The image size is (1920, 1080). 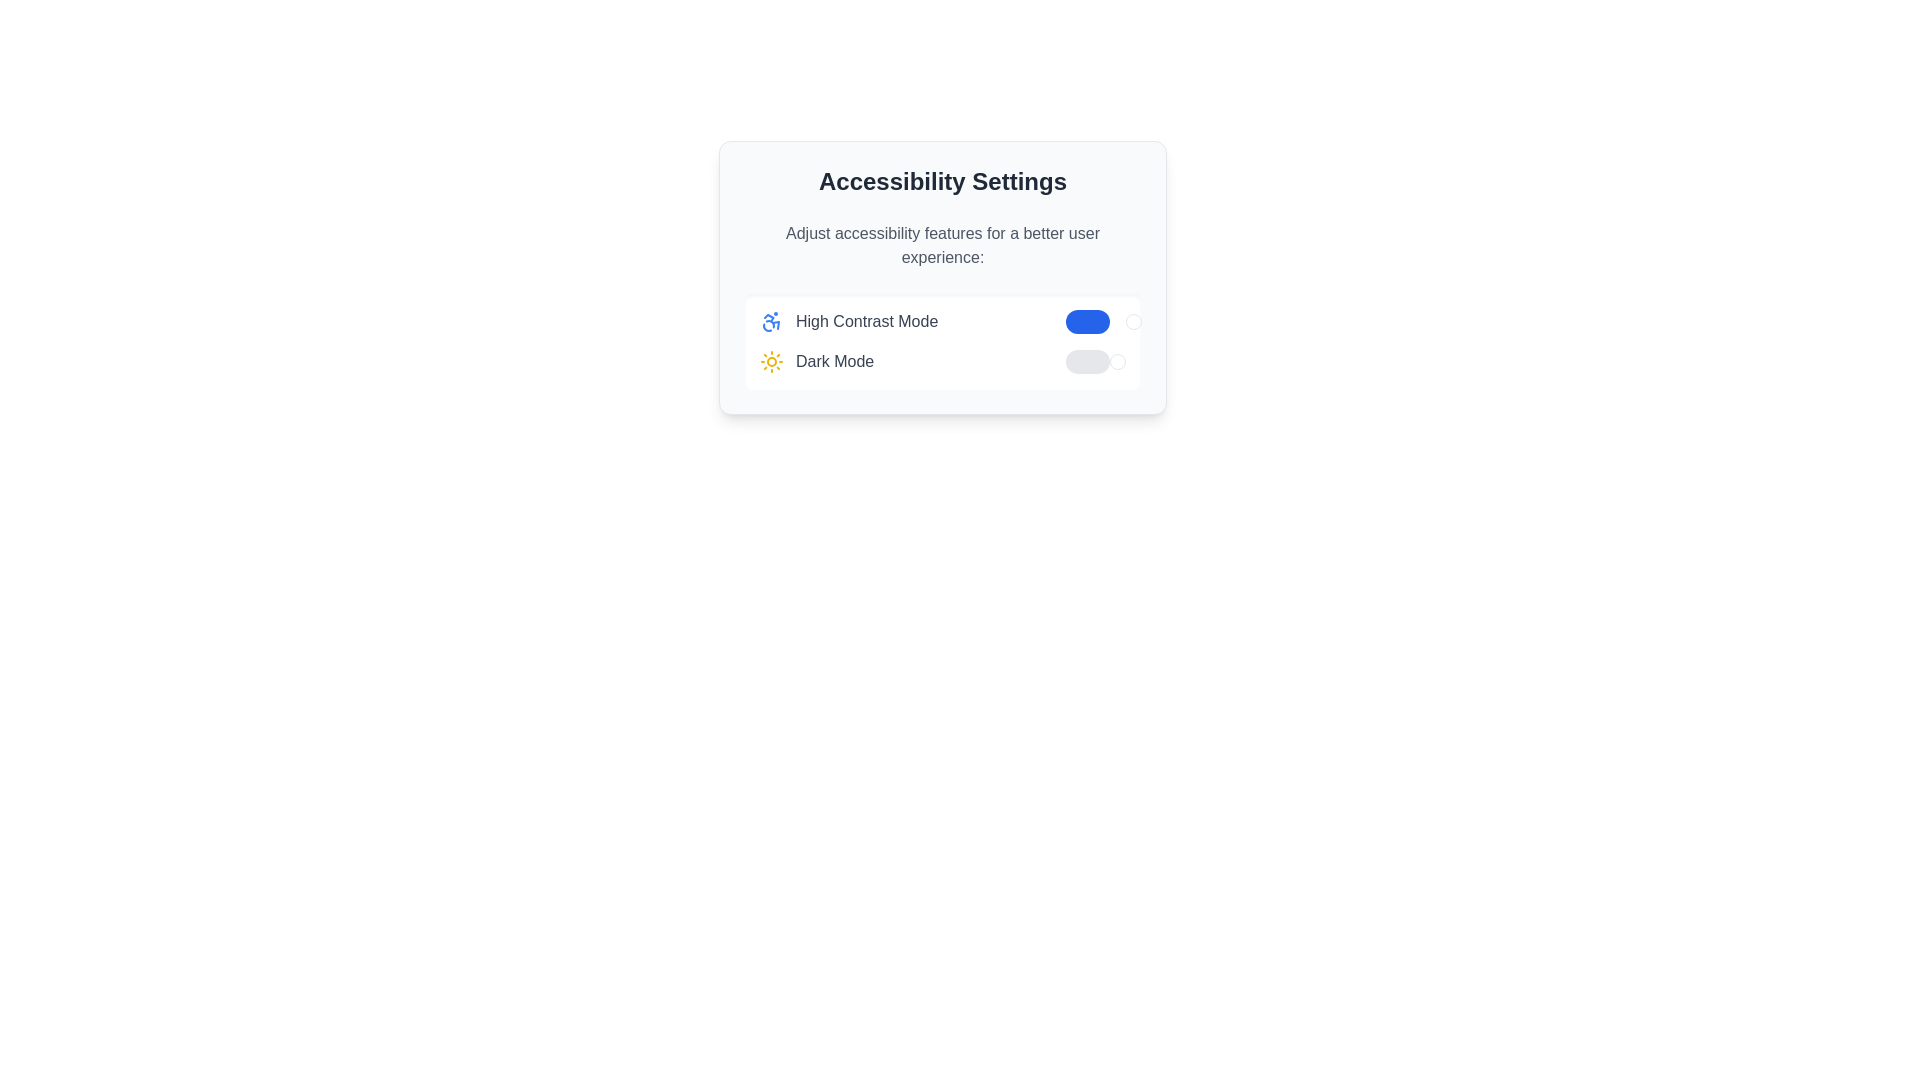 I want to click on the 'High Contrast Mode' label and icon located in the 'Accessibility Settings' section, positioned in the first row above the 'Dark Mode' option, so click(x=849, y=320).